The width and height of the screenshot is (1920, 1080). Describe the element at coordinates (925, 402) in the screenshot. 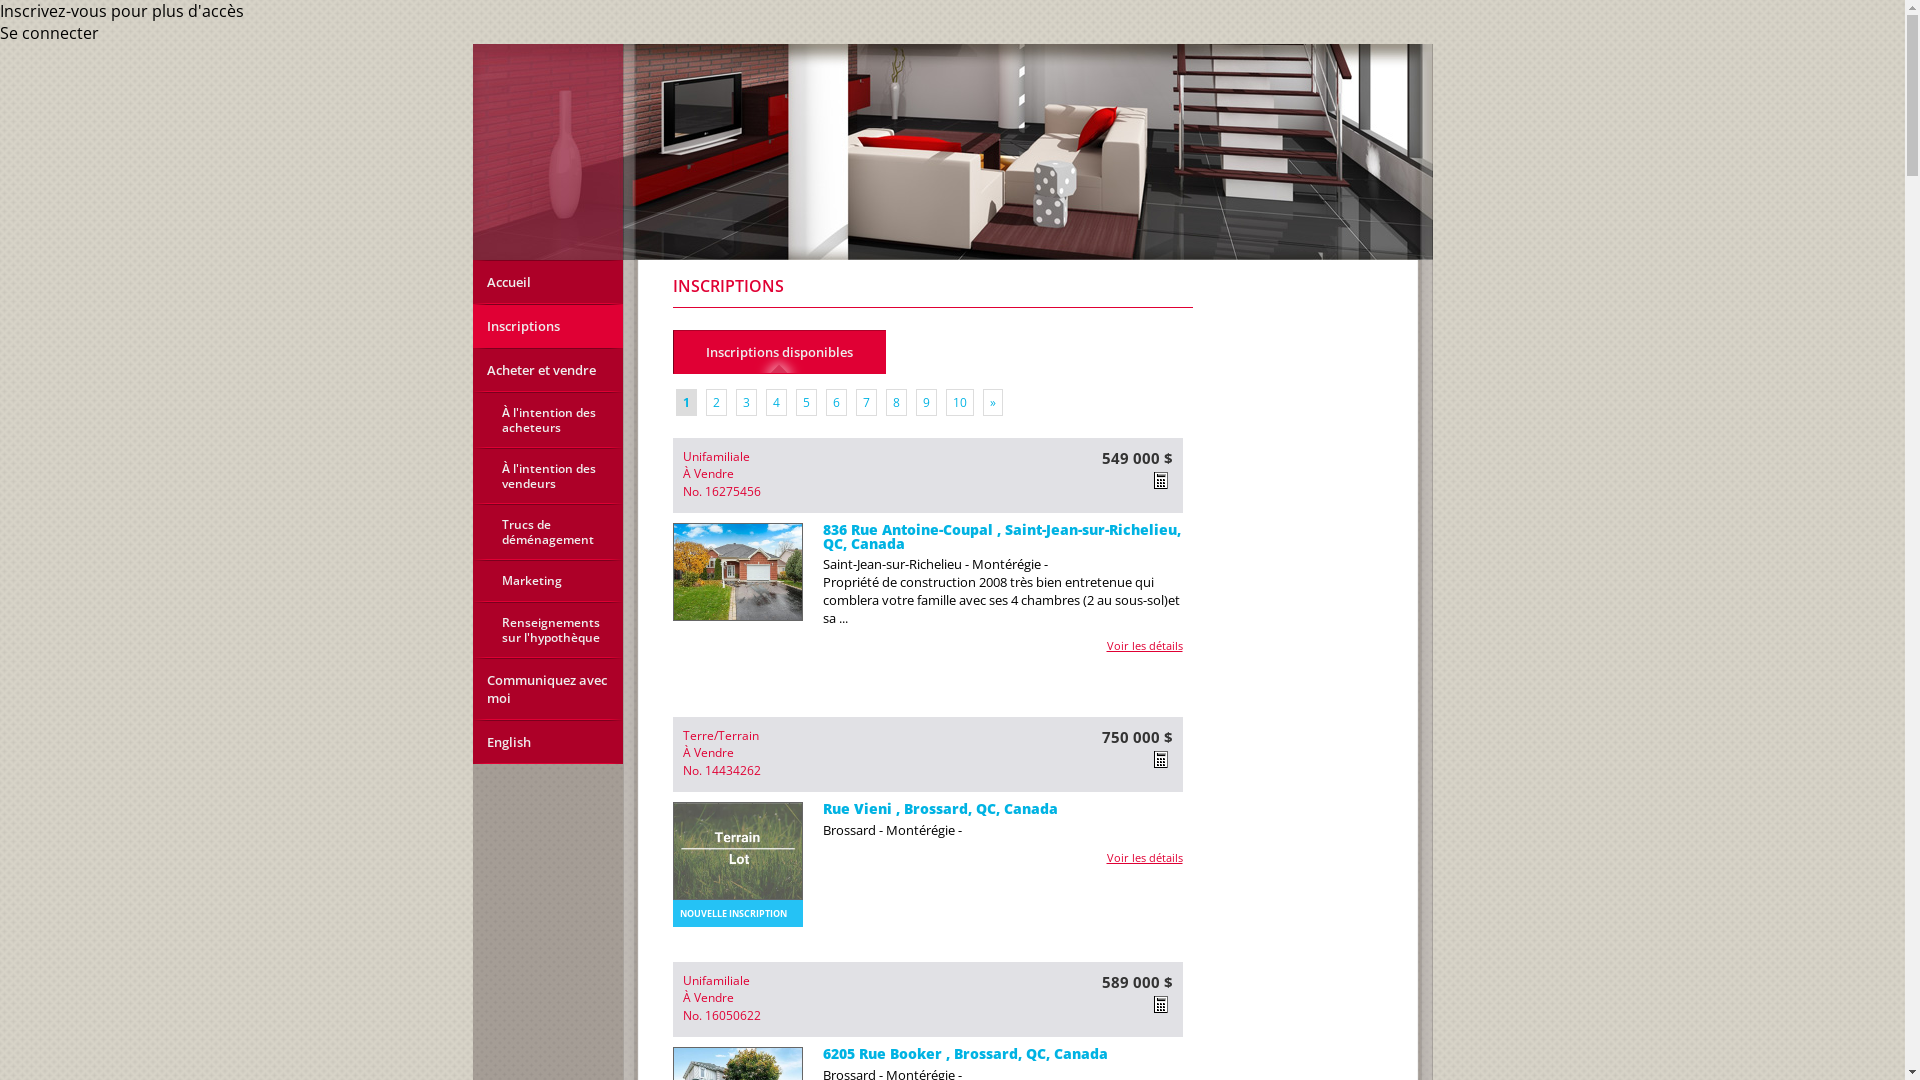

I see `'9'` at that location.